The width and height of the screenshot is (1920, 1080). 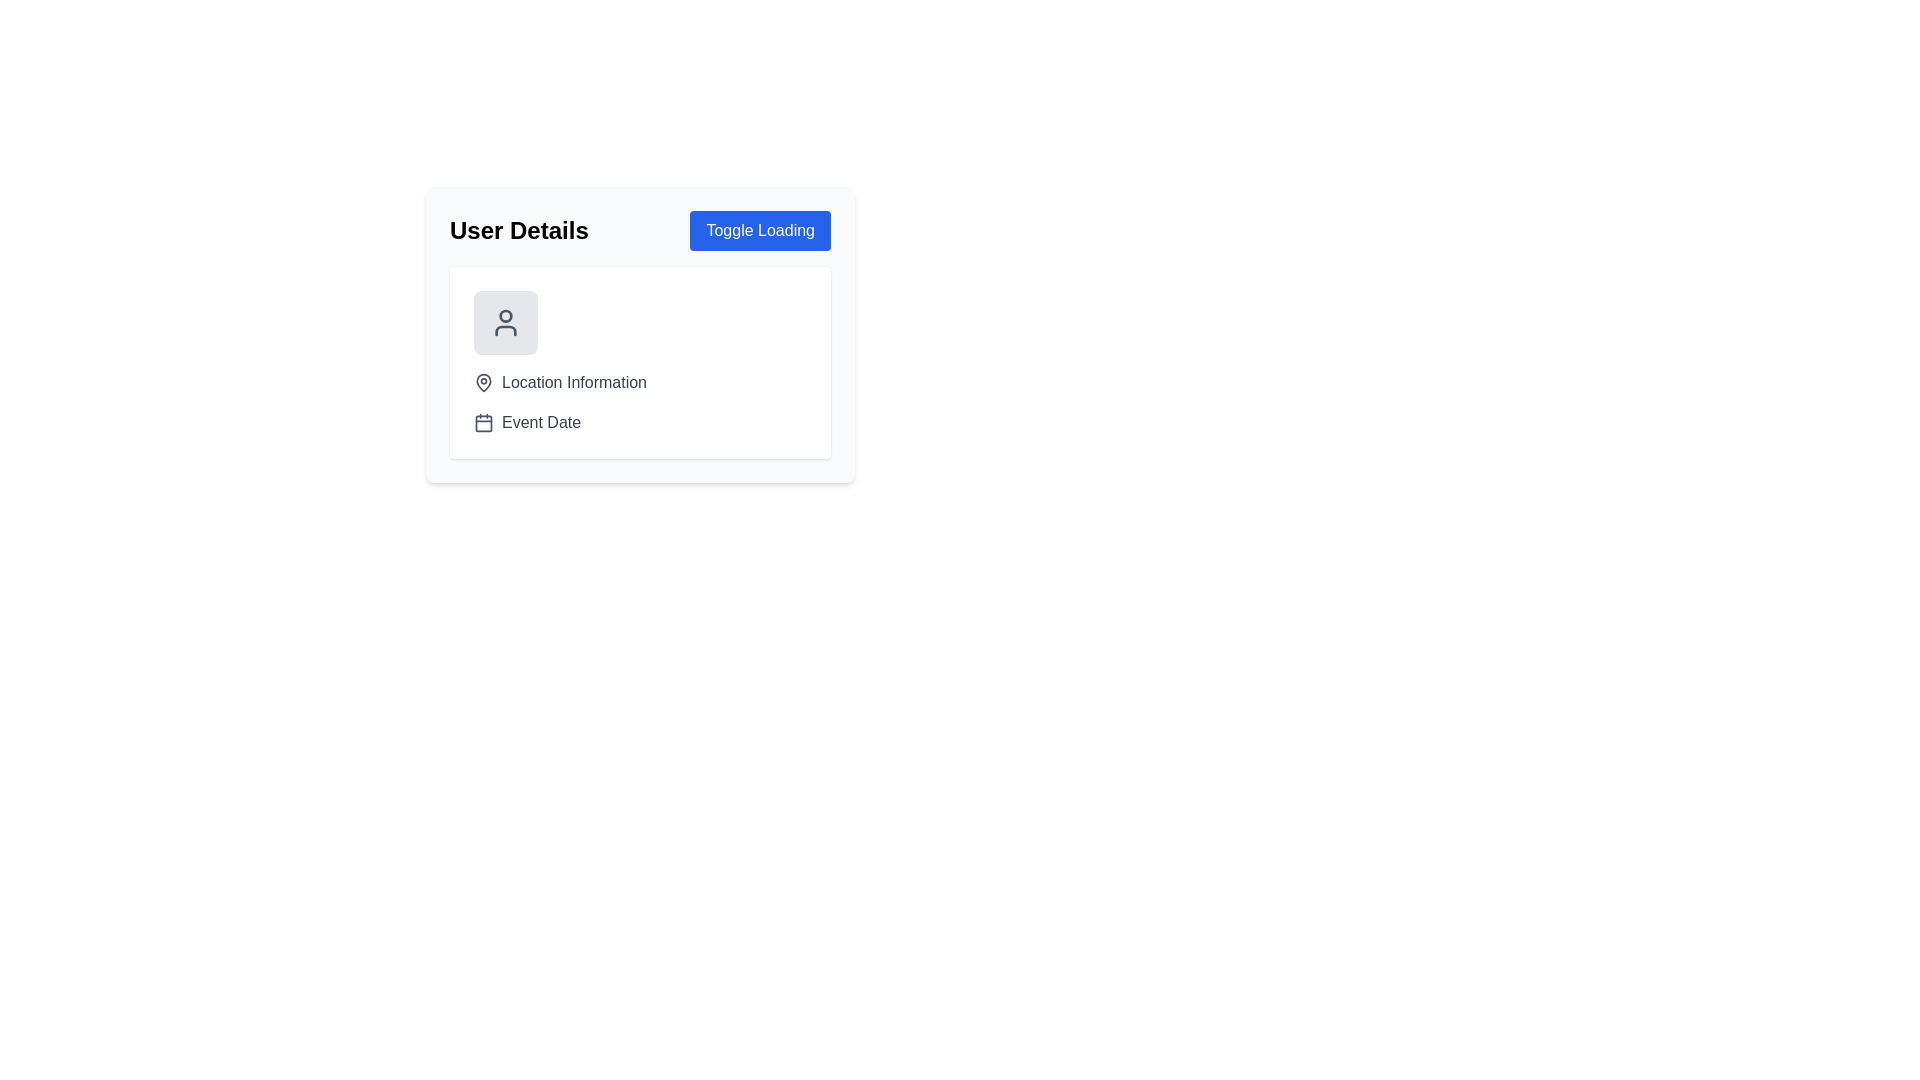 What do you see at coordinates (640, 382) in the screenshot?
I see `the label or heading with an associated icon located below the 'User Details' header and above the 'Event Date' element` at bounding box center [640, 382].